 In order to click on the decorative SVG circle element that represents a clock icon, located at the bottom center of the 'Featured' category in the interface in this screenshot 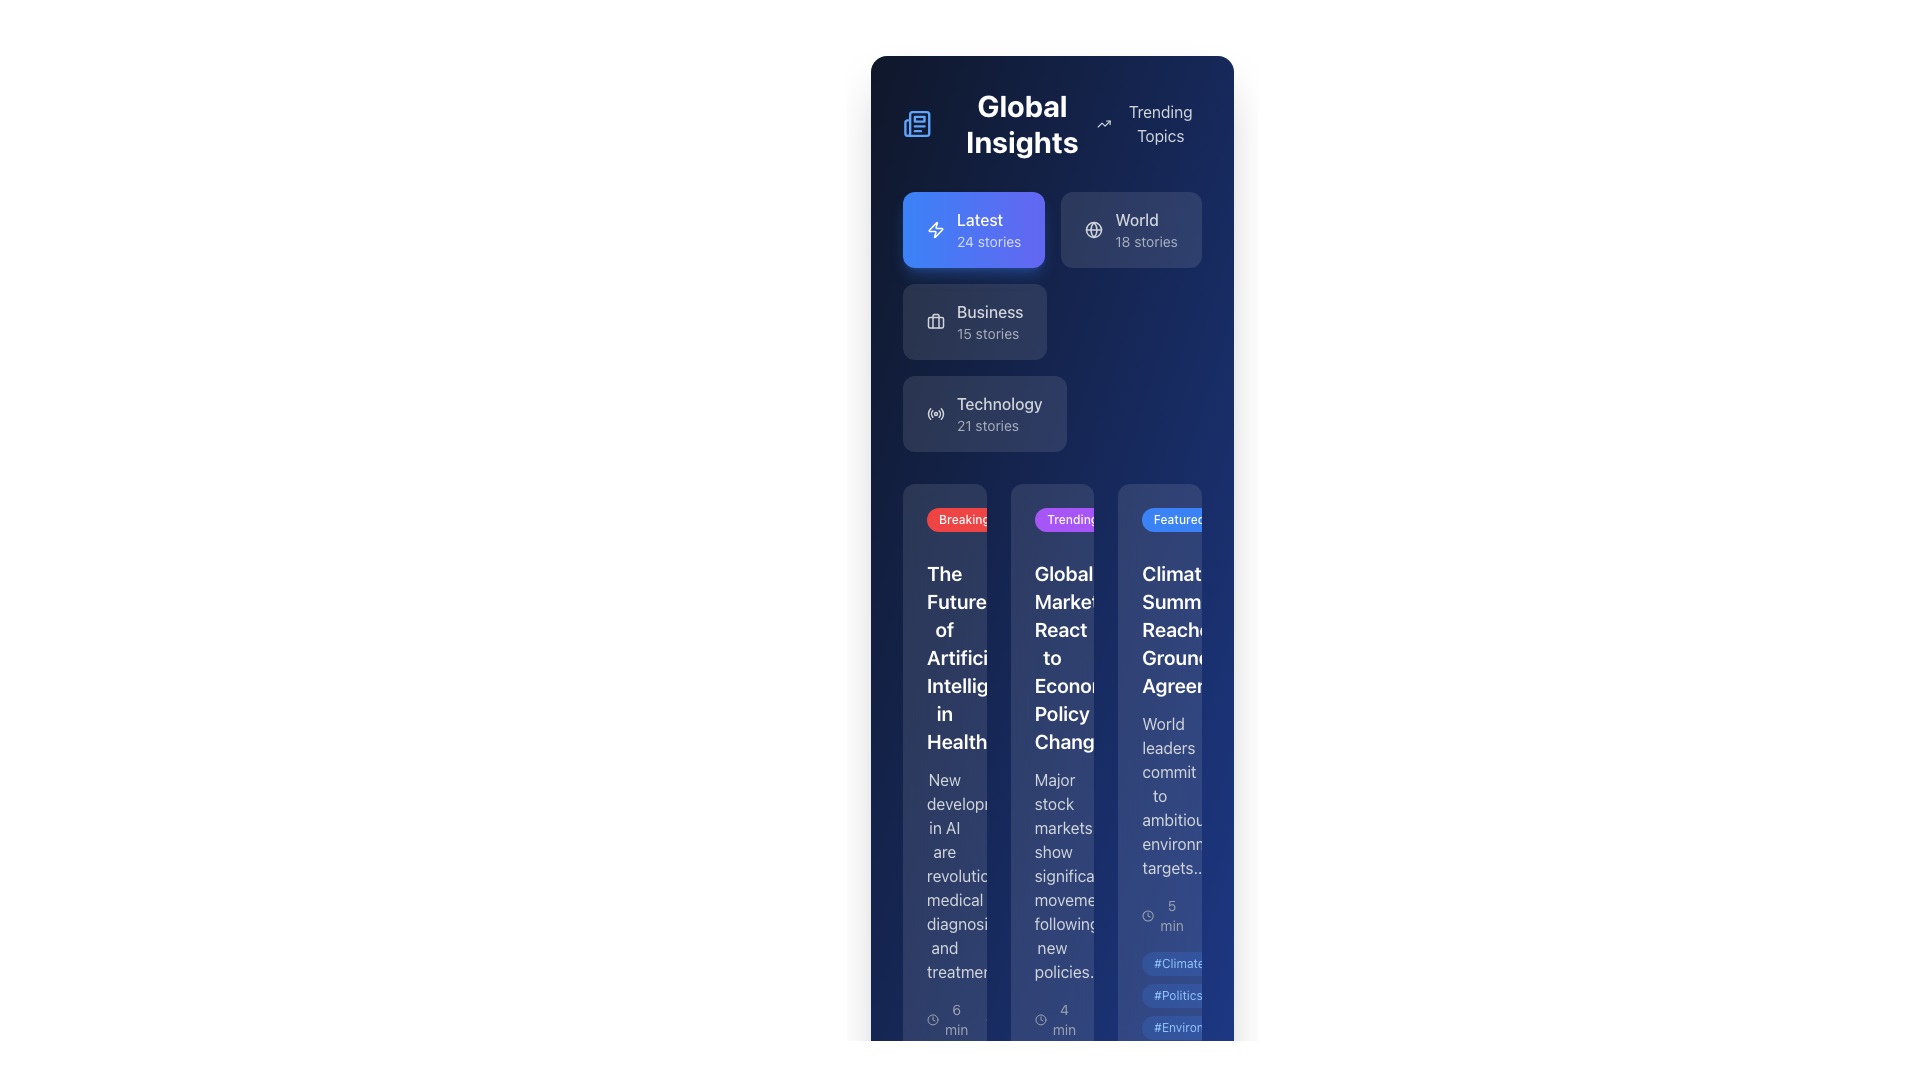, I will do `click(1148, 915)`.